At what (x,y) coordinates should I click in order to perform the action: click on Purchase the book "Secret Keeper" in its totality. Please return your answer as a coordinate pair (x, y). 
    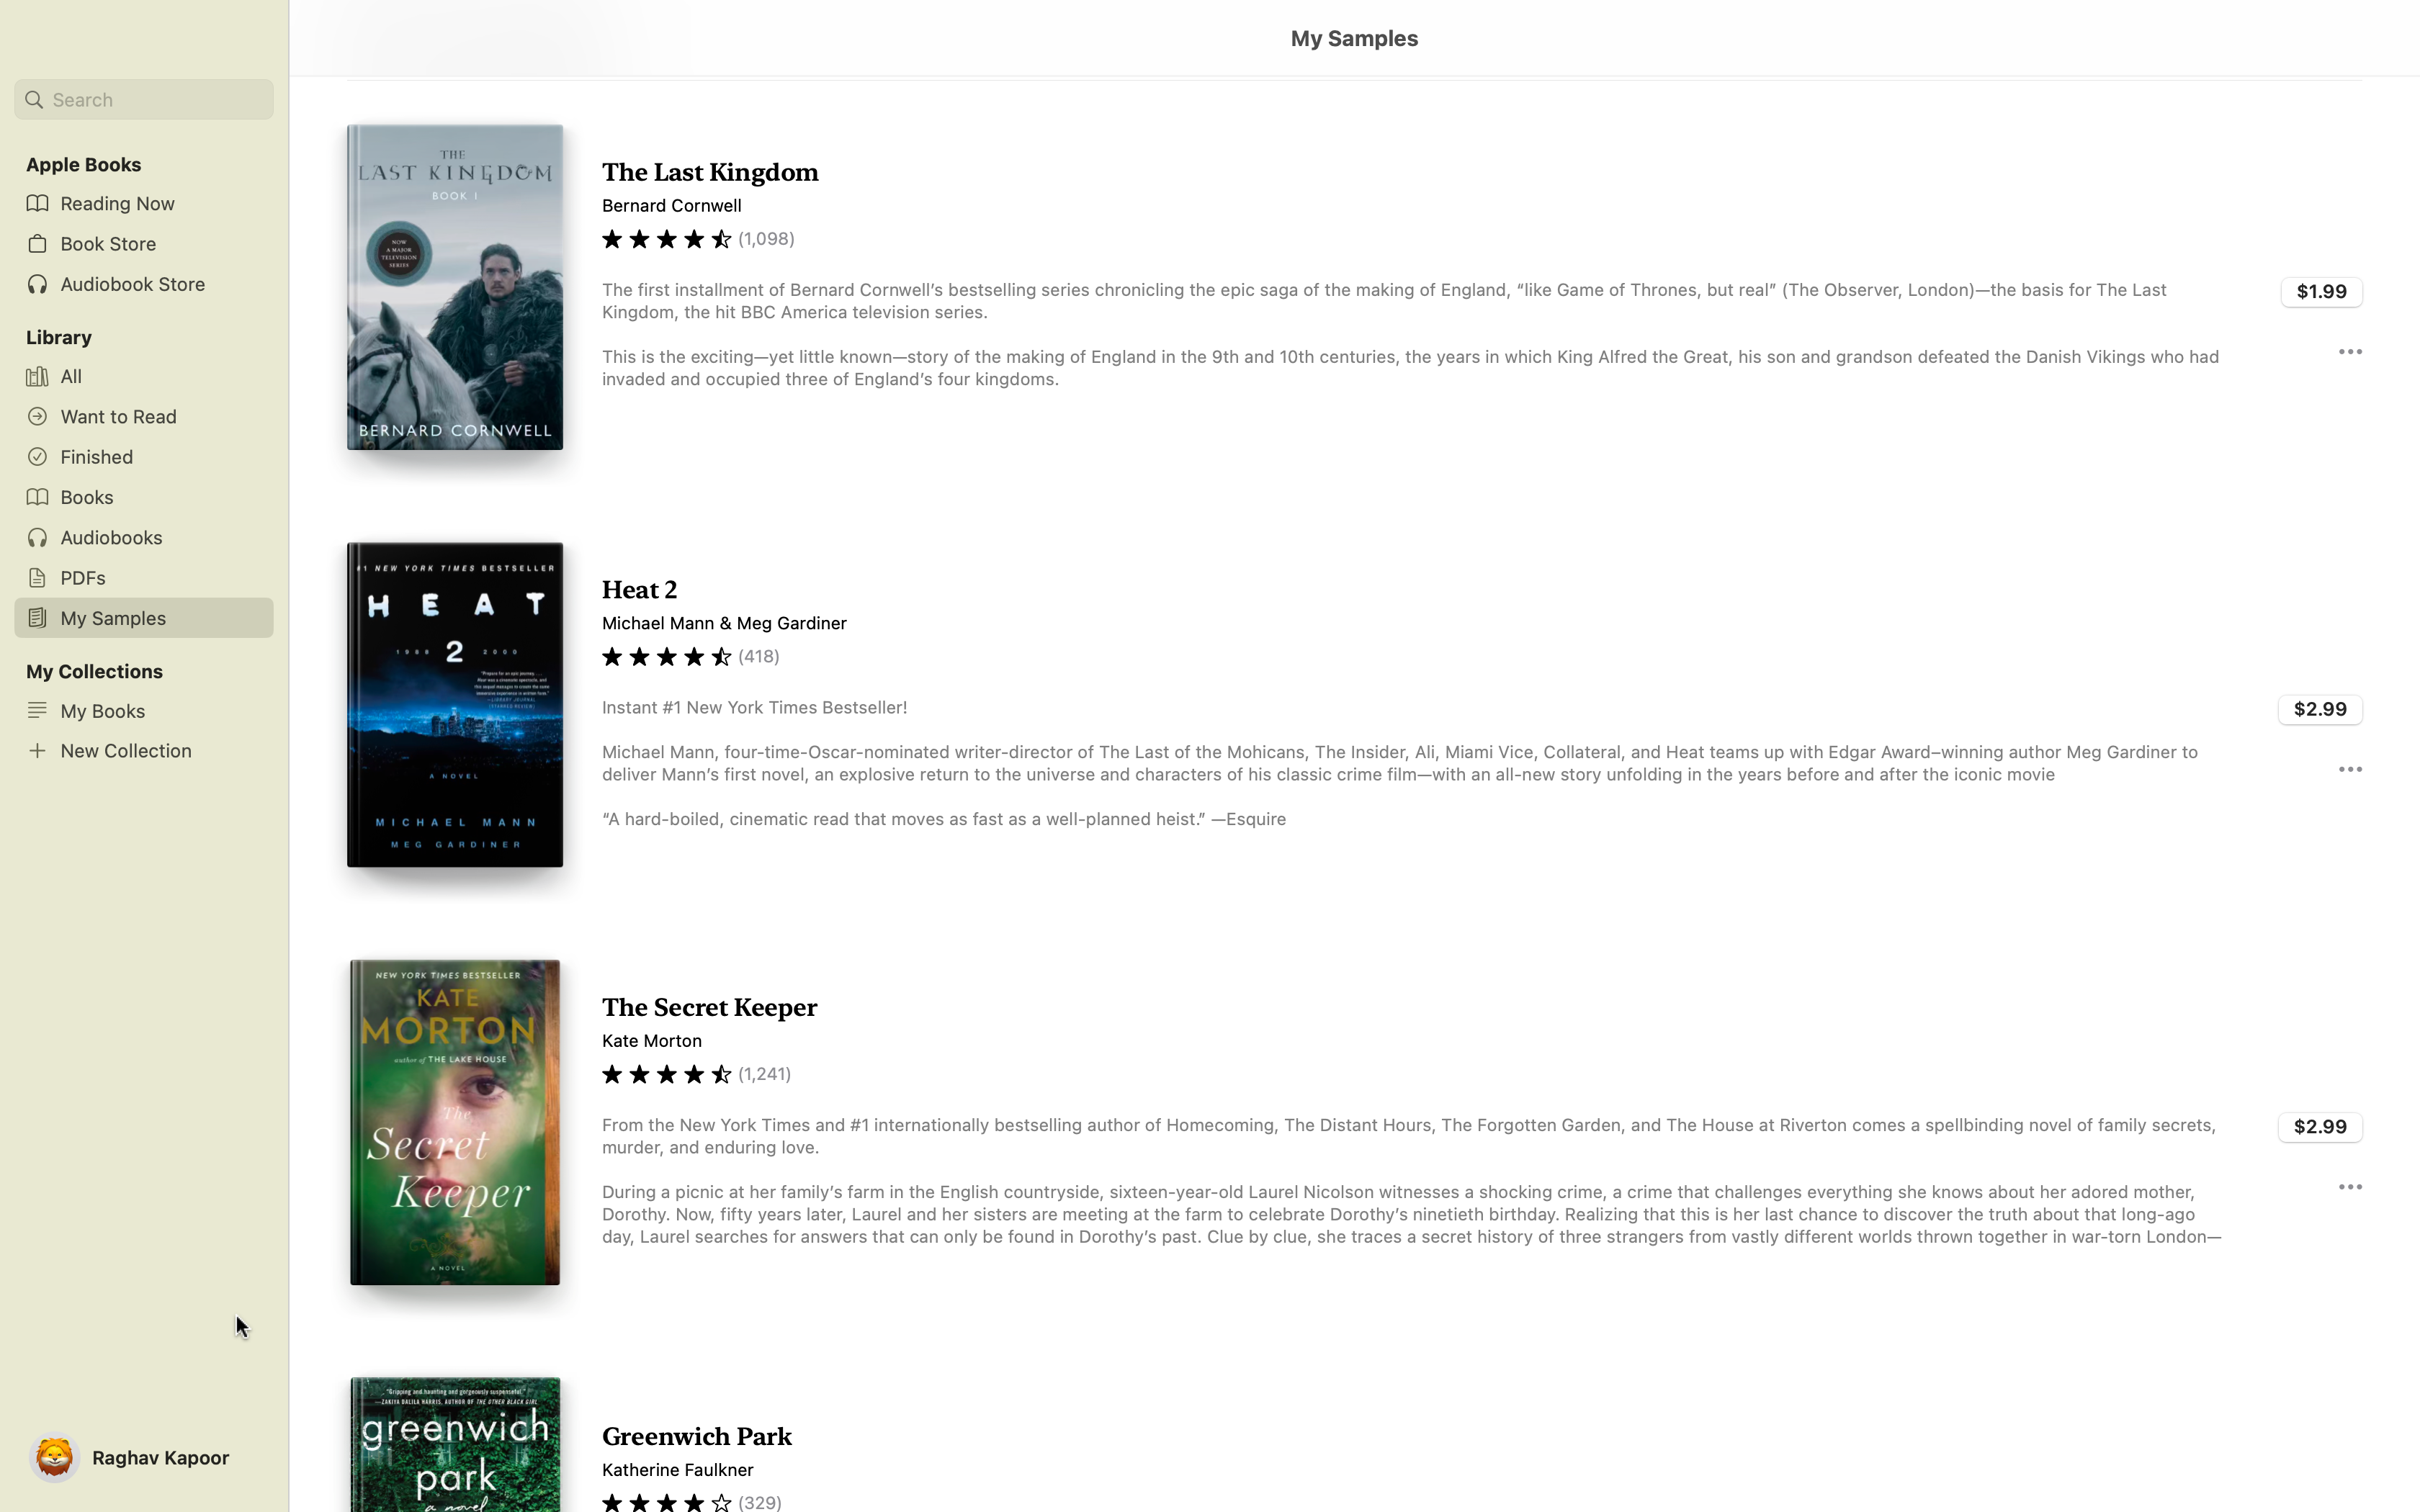
    Looking at the image, I should click on (2321, 1123).